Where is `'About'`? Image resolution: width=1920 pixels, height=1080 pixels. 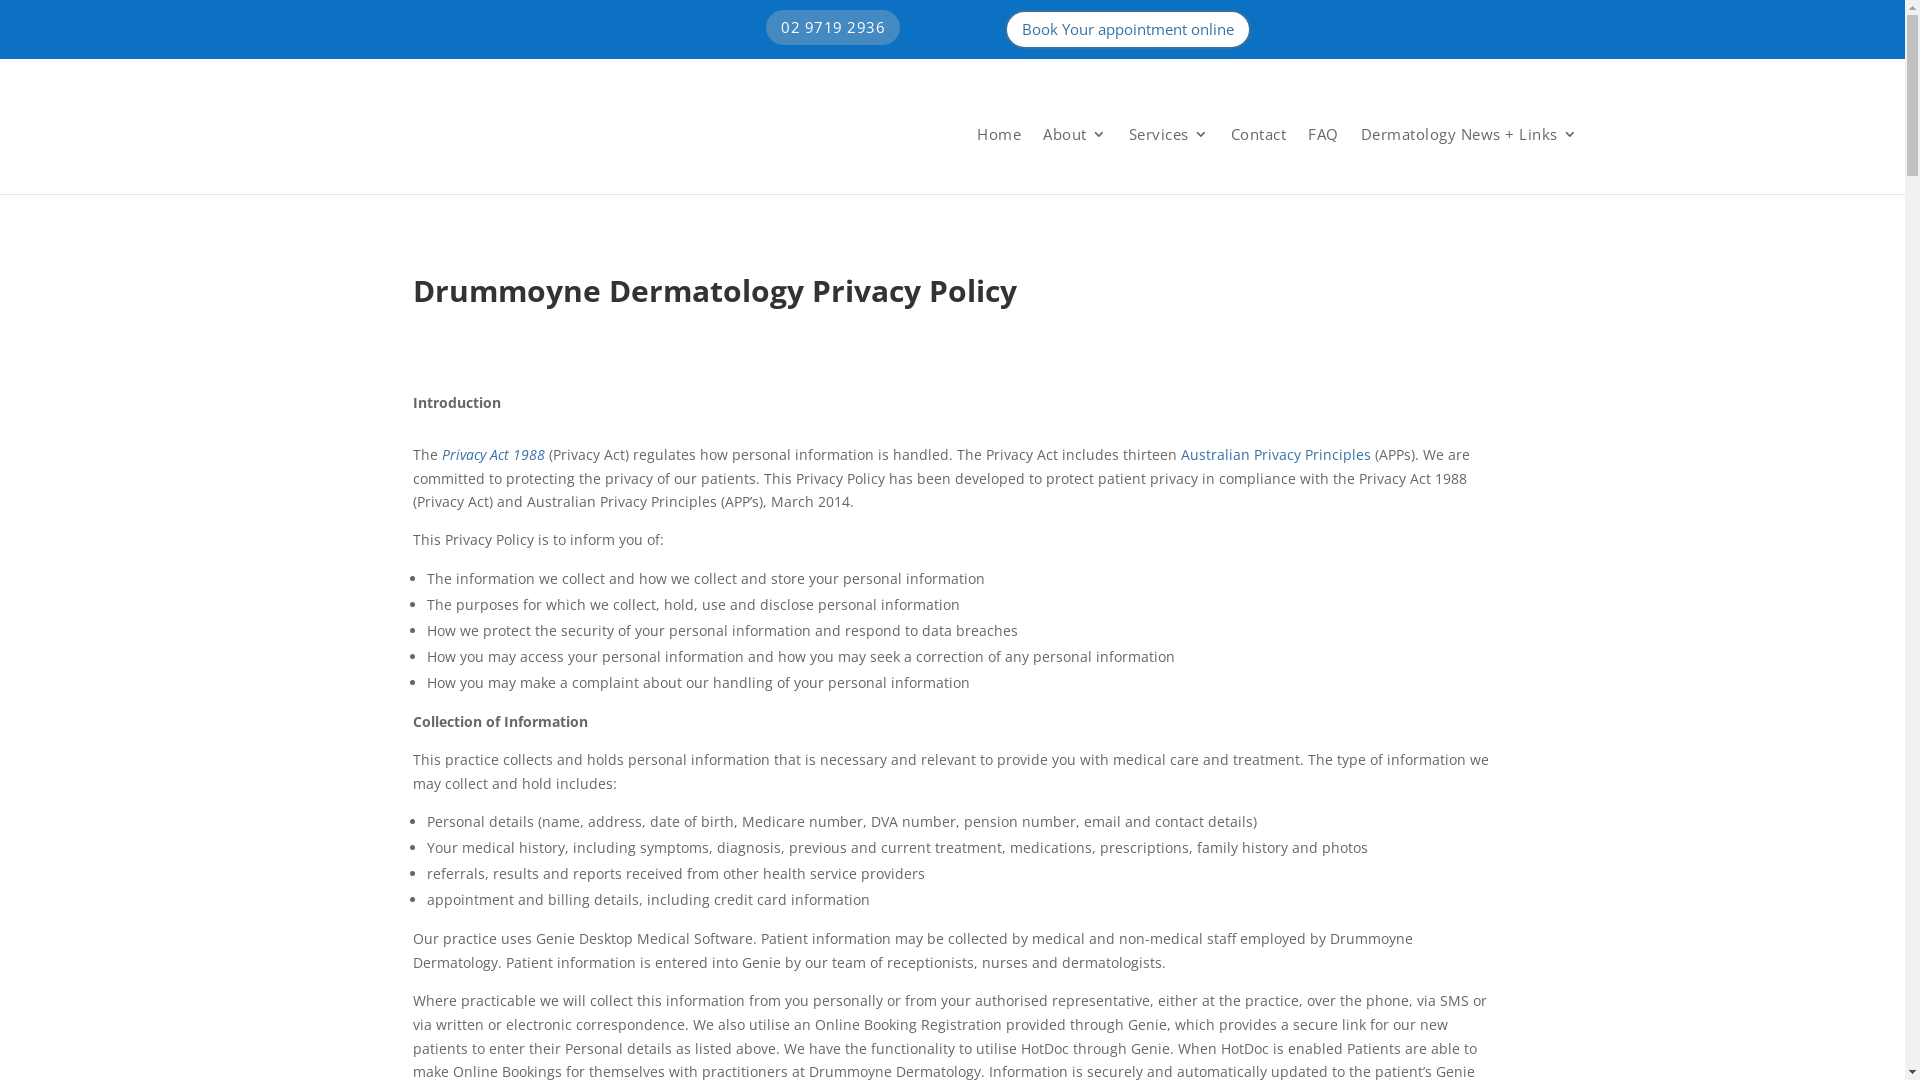
'About' is located at coordinates (1074, 134).